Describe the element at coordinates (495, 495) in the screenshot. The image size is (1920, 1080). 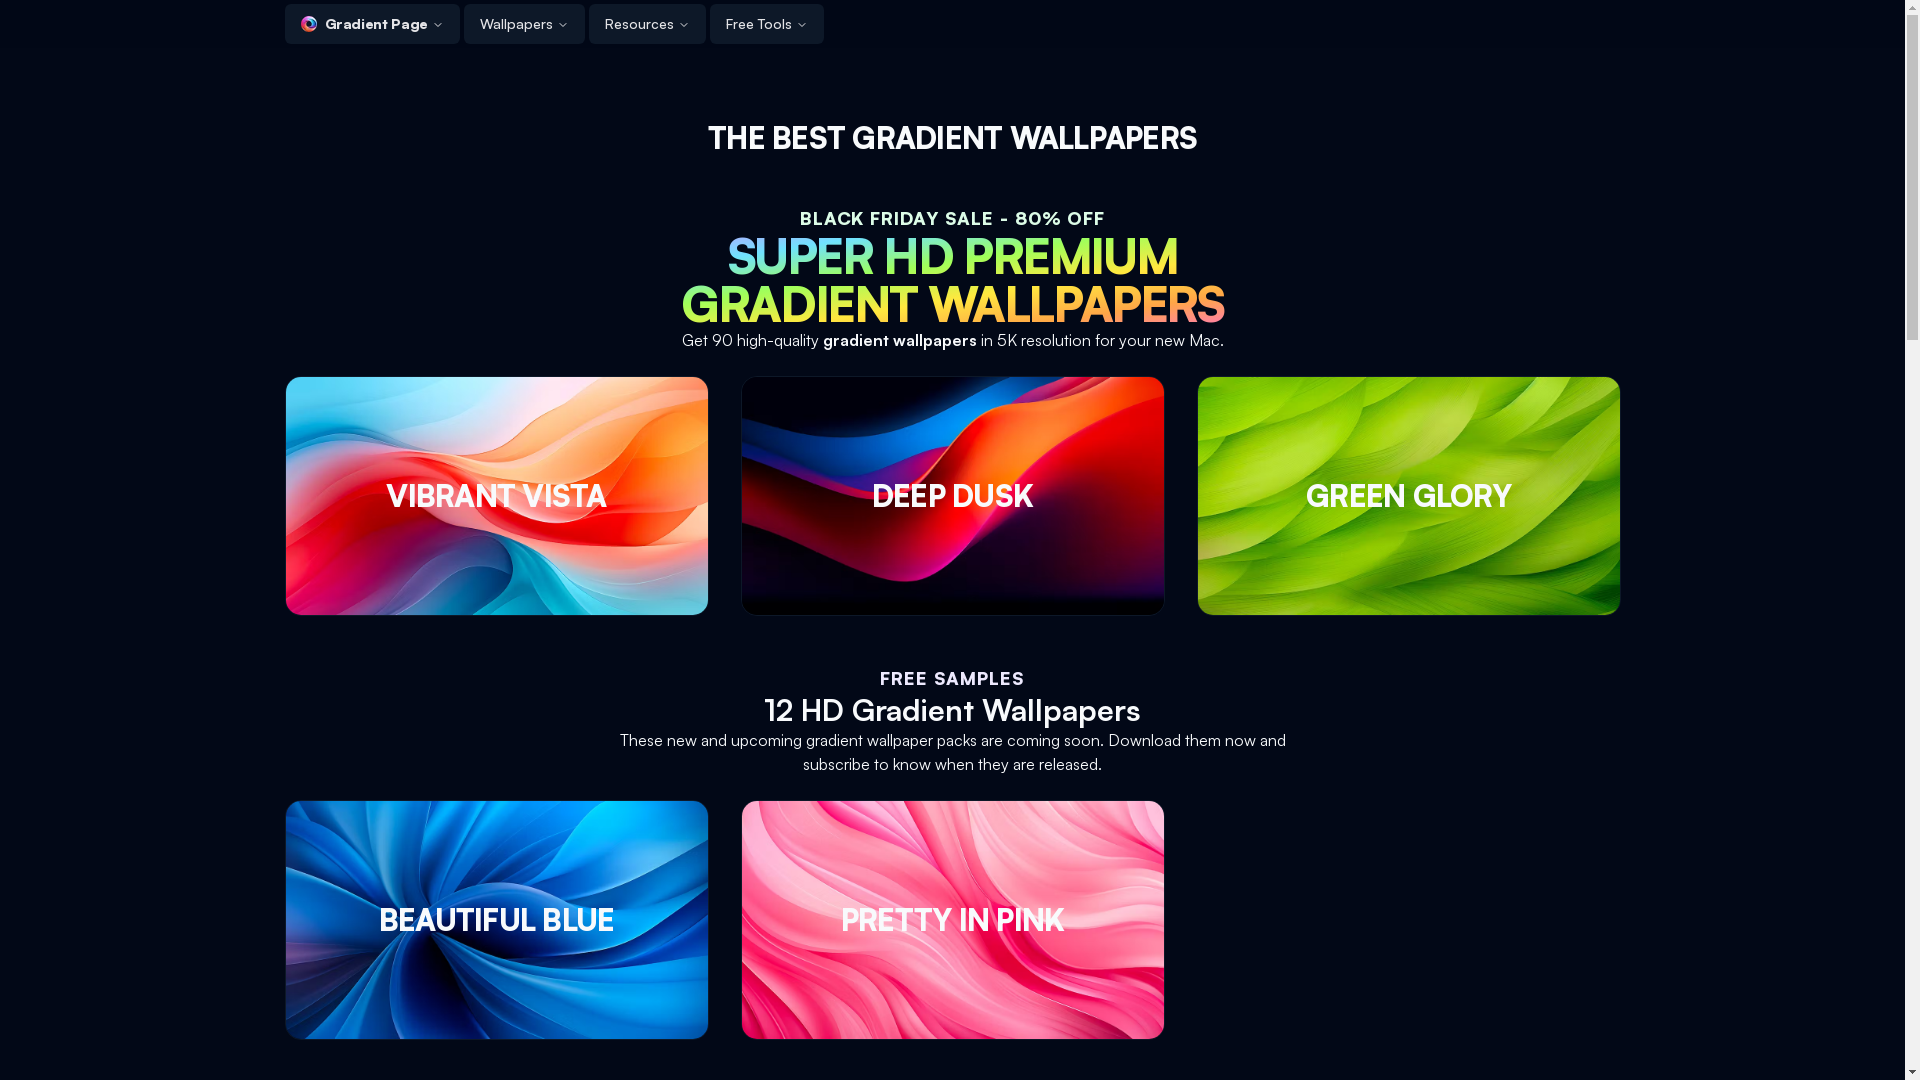
I see `'VIBRANT VISTA'` at that location.